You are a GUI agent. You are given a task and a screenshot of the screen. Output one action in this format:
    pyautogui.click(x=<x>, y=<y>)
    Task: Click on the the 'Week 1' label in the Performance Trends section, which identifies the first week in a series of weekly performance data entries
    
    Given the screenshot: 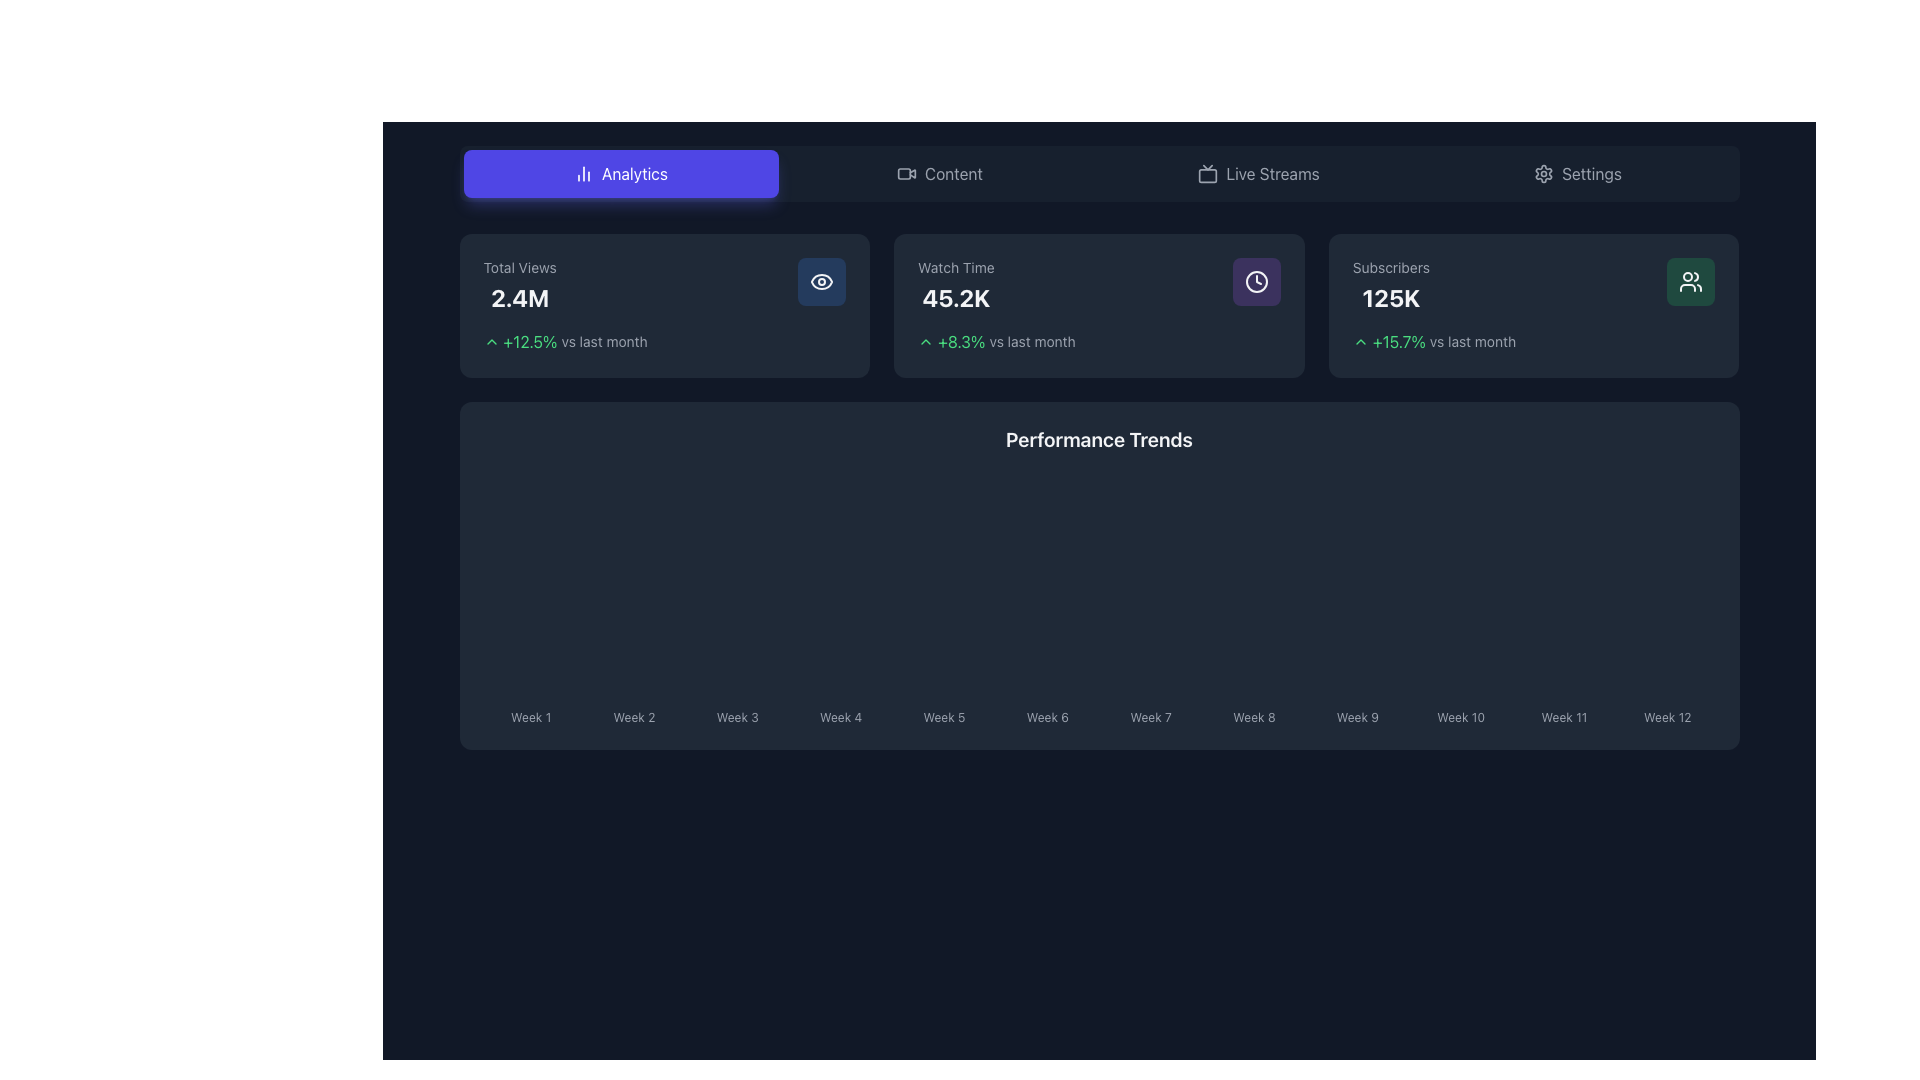 What is the action you would take?
    pyautogui.click(x=531, y=712)
    